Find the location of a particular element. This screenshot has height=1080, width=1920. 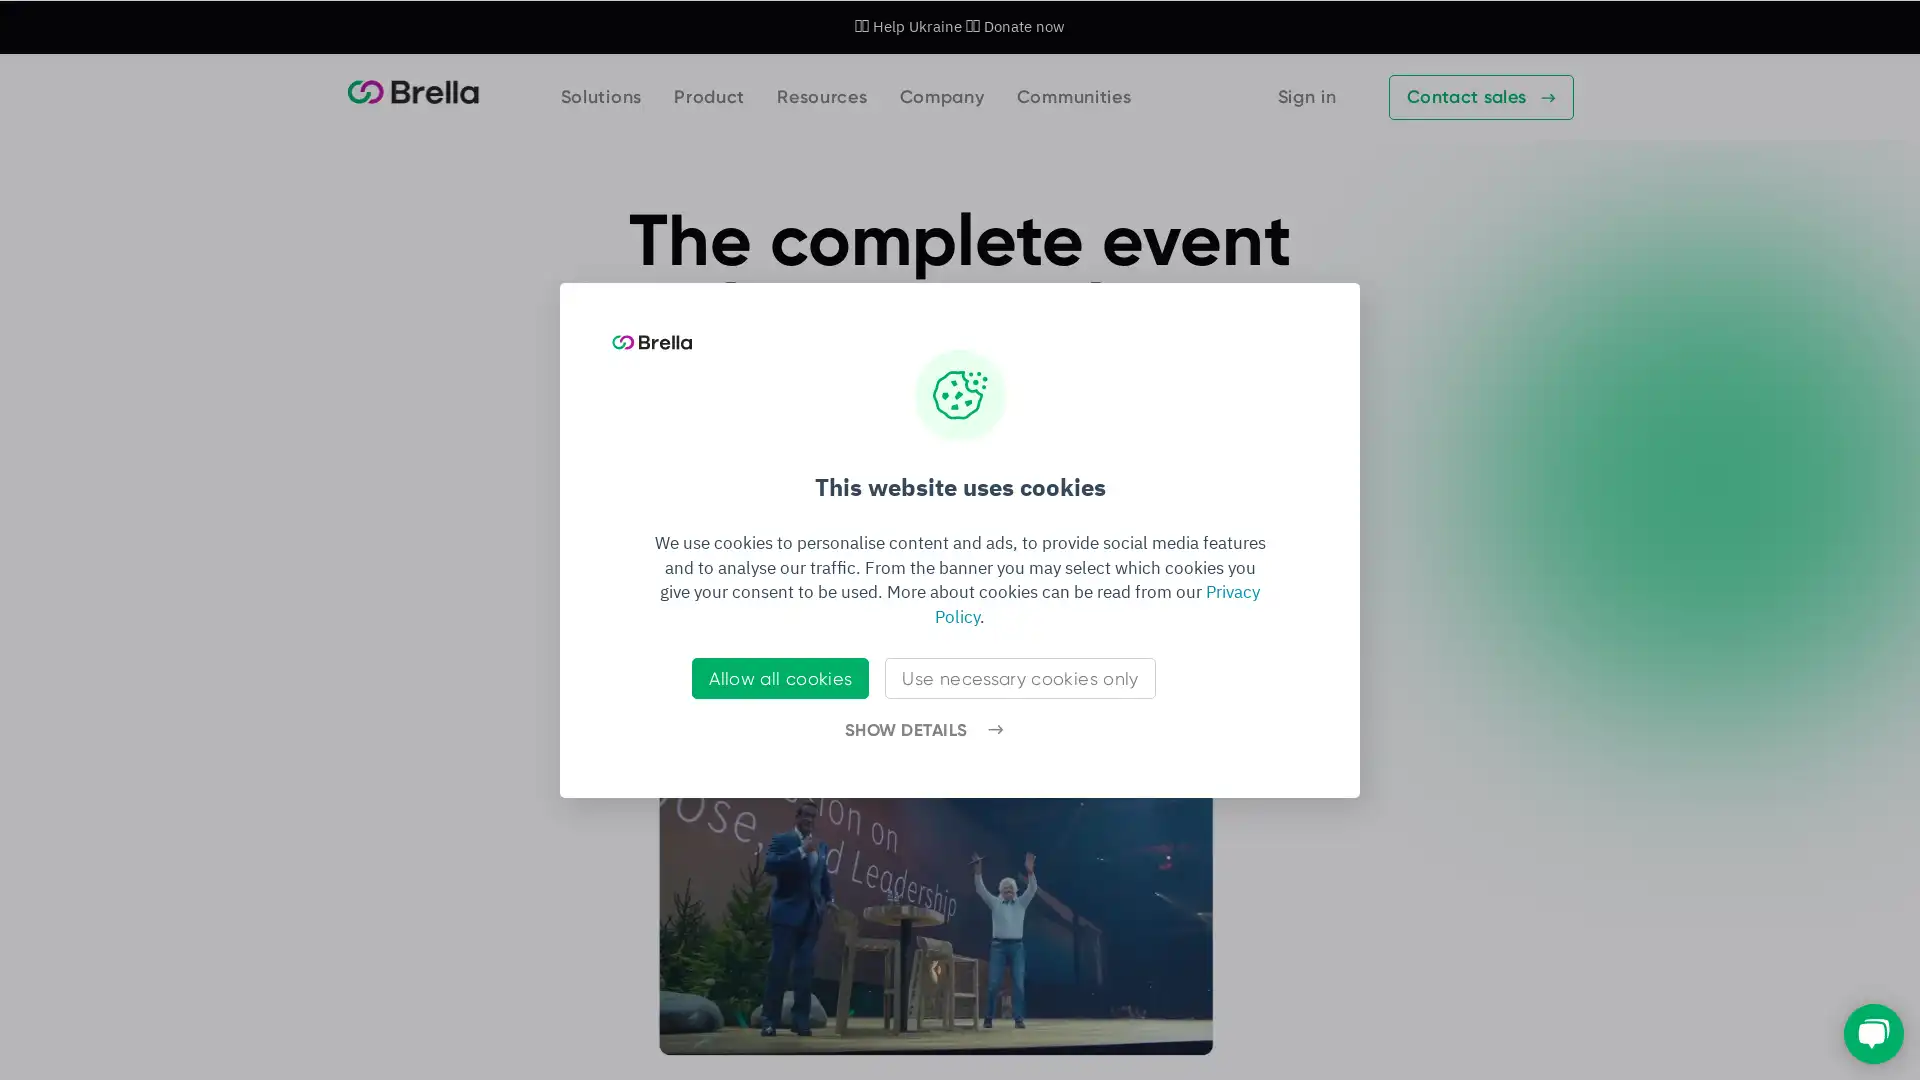

Use necessary cookies only is located at coordinates (1019, 677).